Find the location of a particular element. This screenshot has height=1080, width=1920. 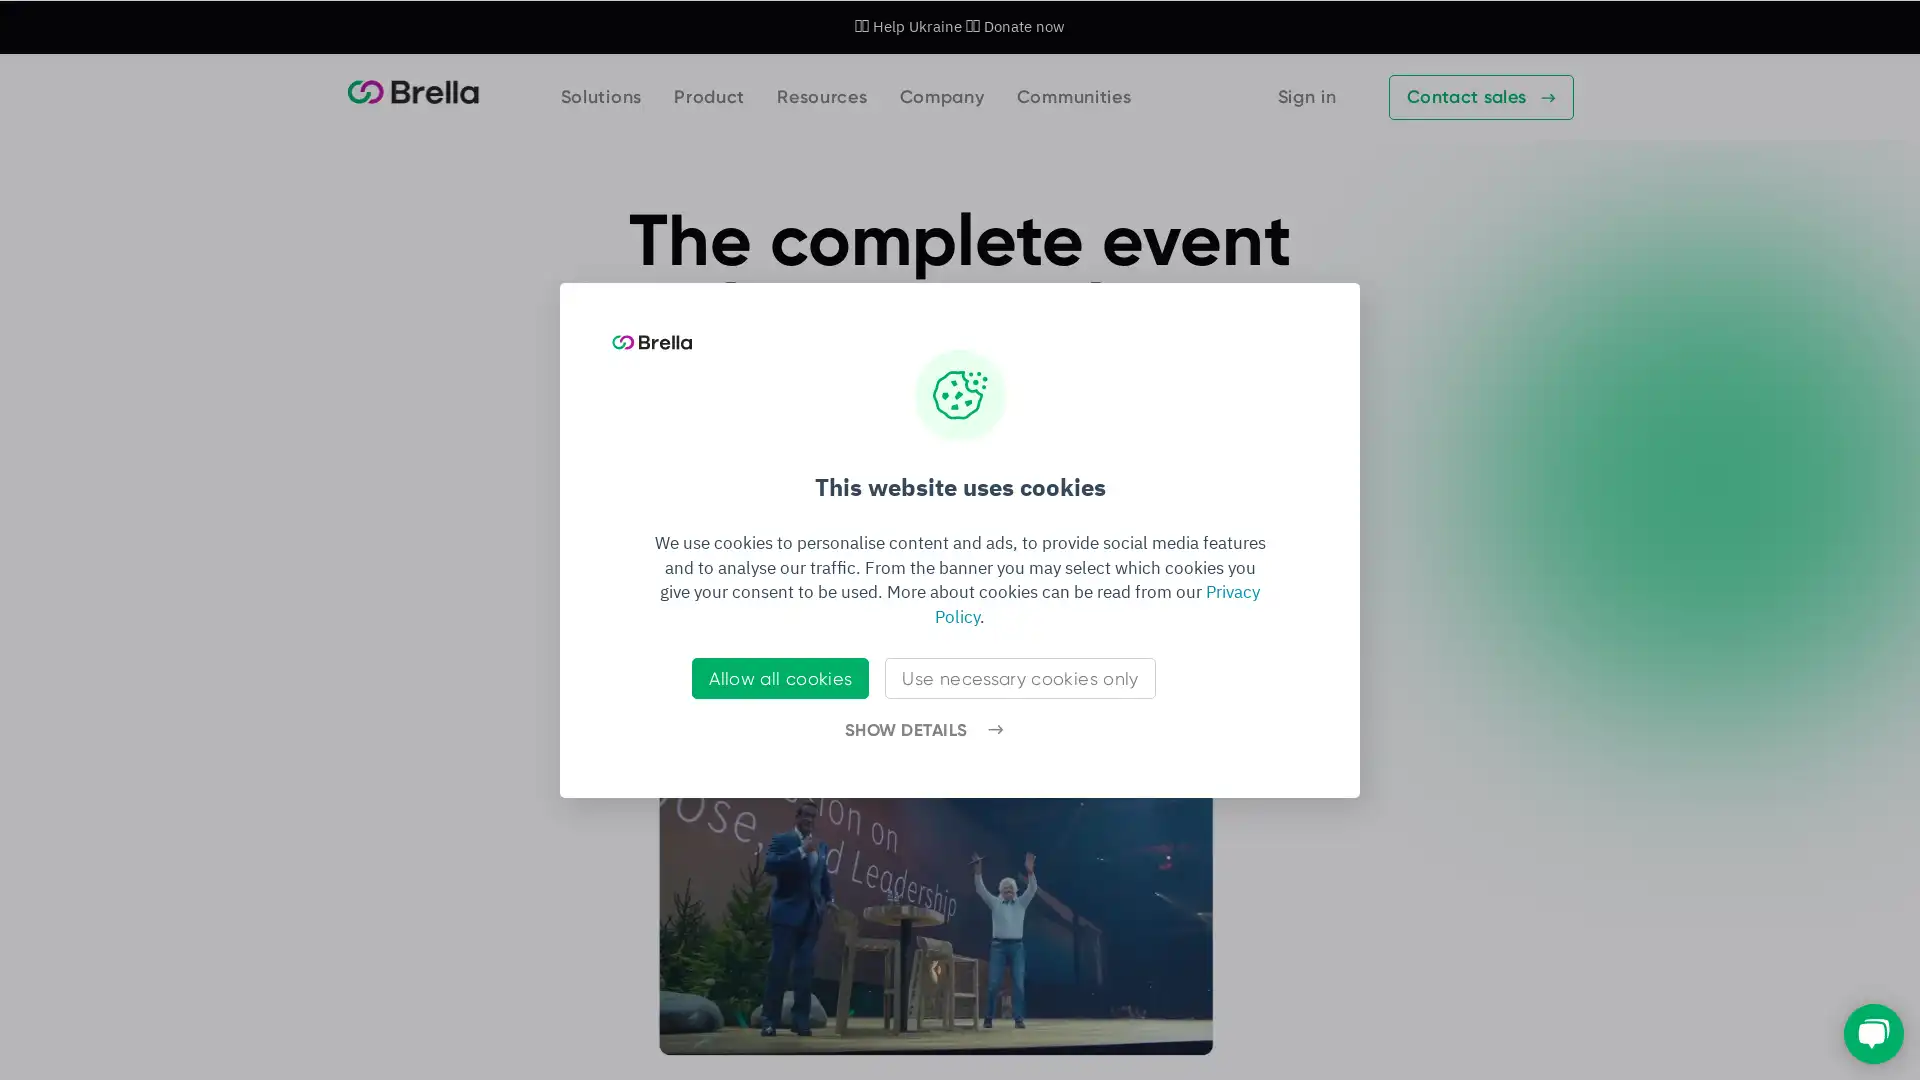

Use necessary cookies only is located at coordinates (1019, 677).